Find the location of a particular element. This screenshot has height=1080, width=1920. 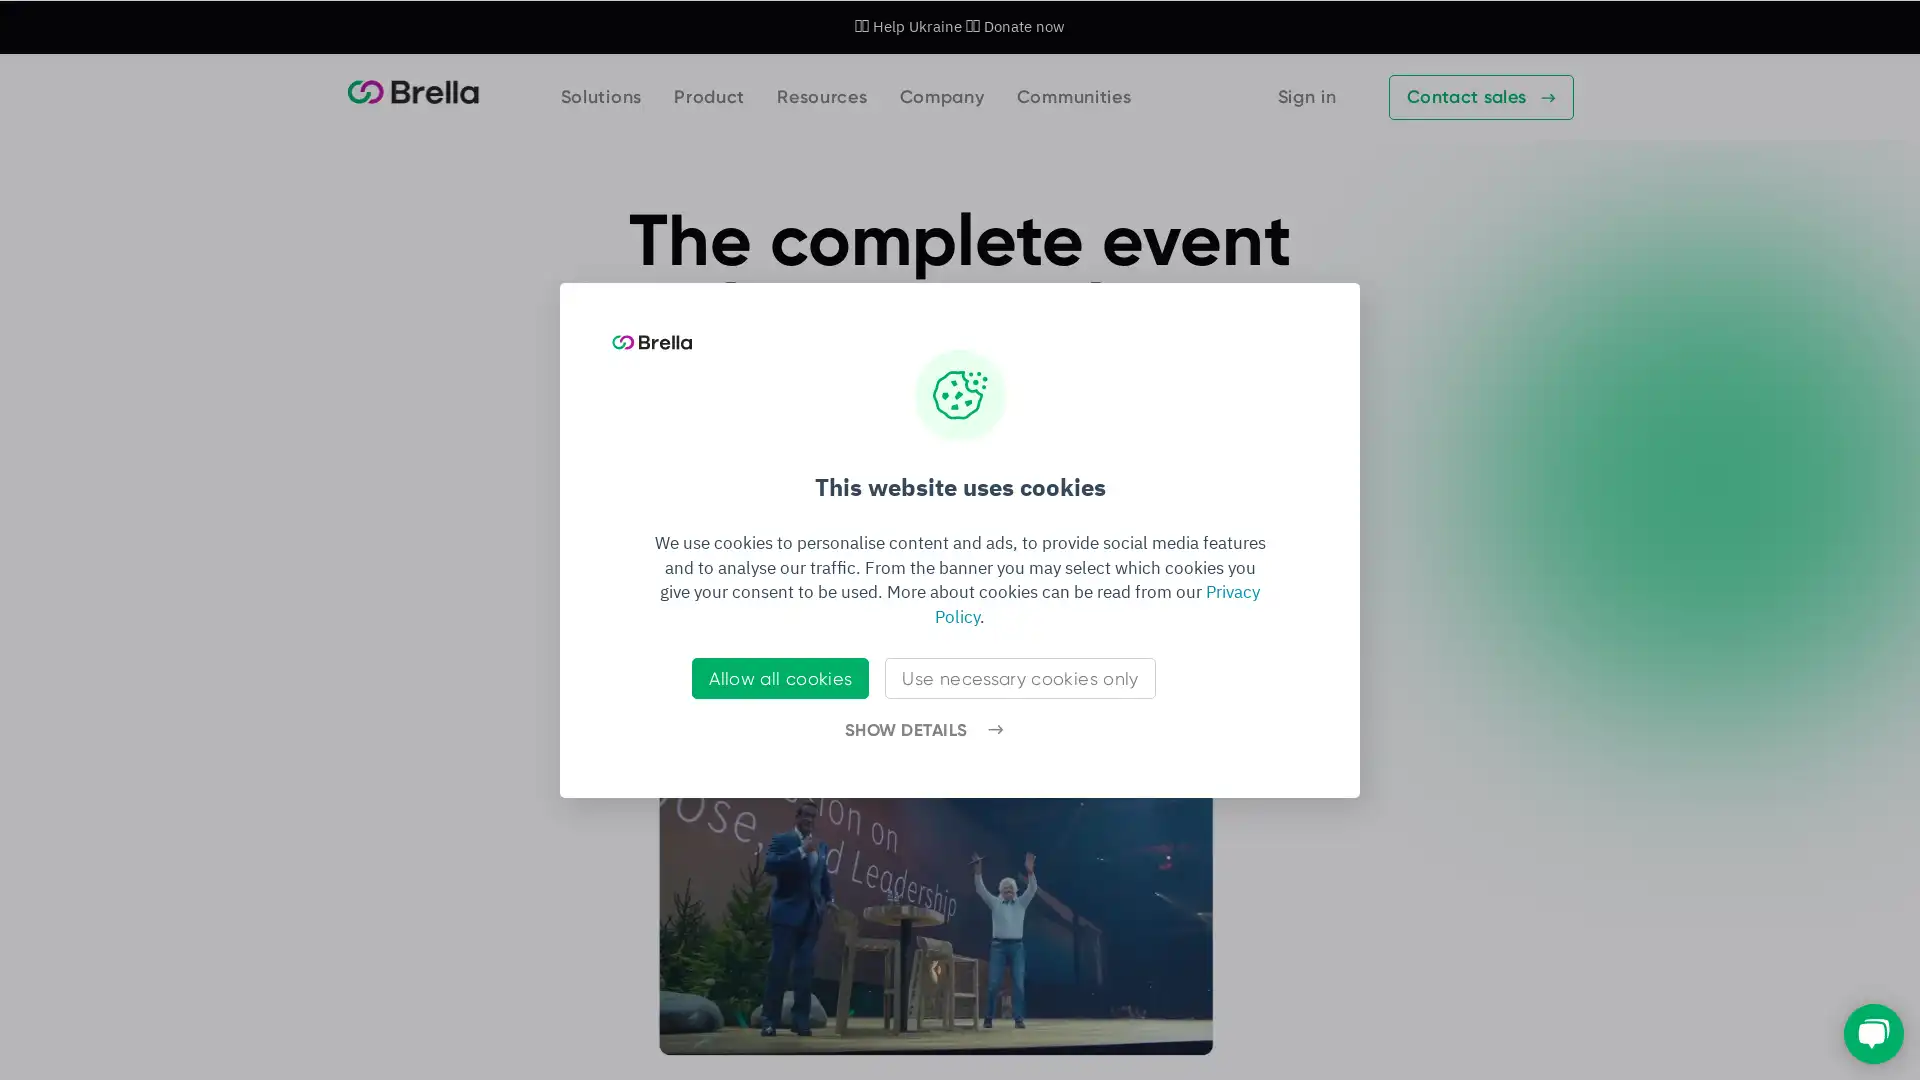

Use necessary cookies only is located at coordinates (1019, 677).